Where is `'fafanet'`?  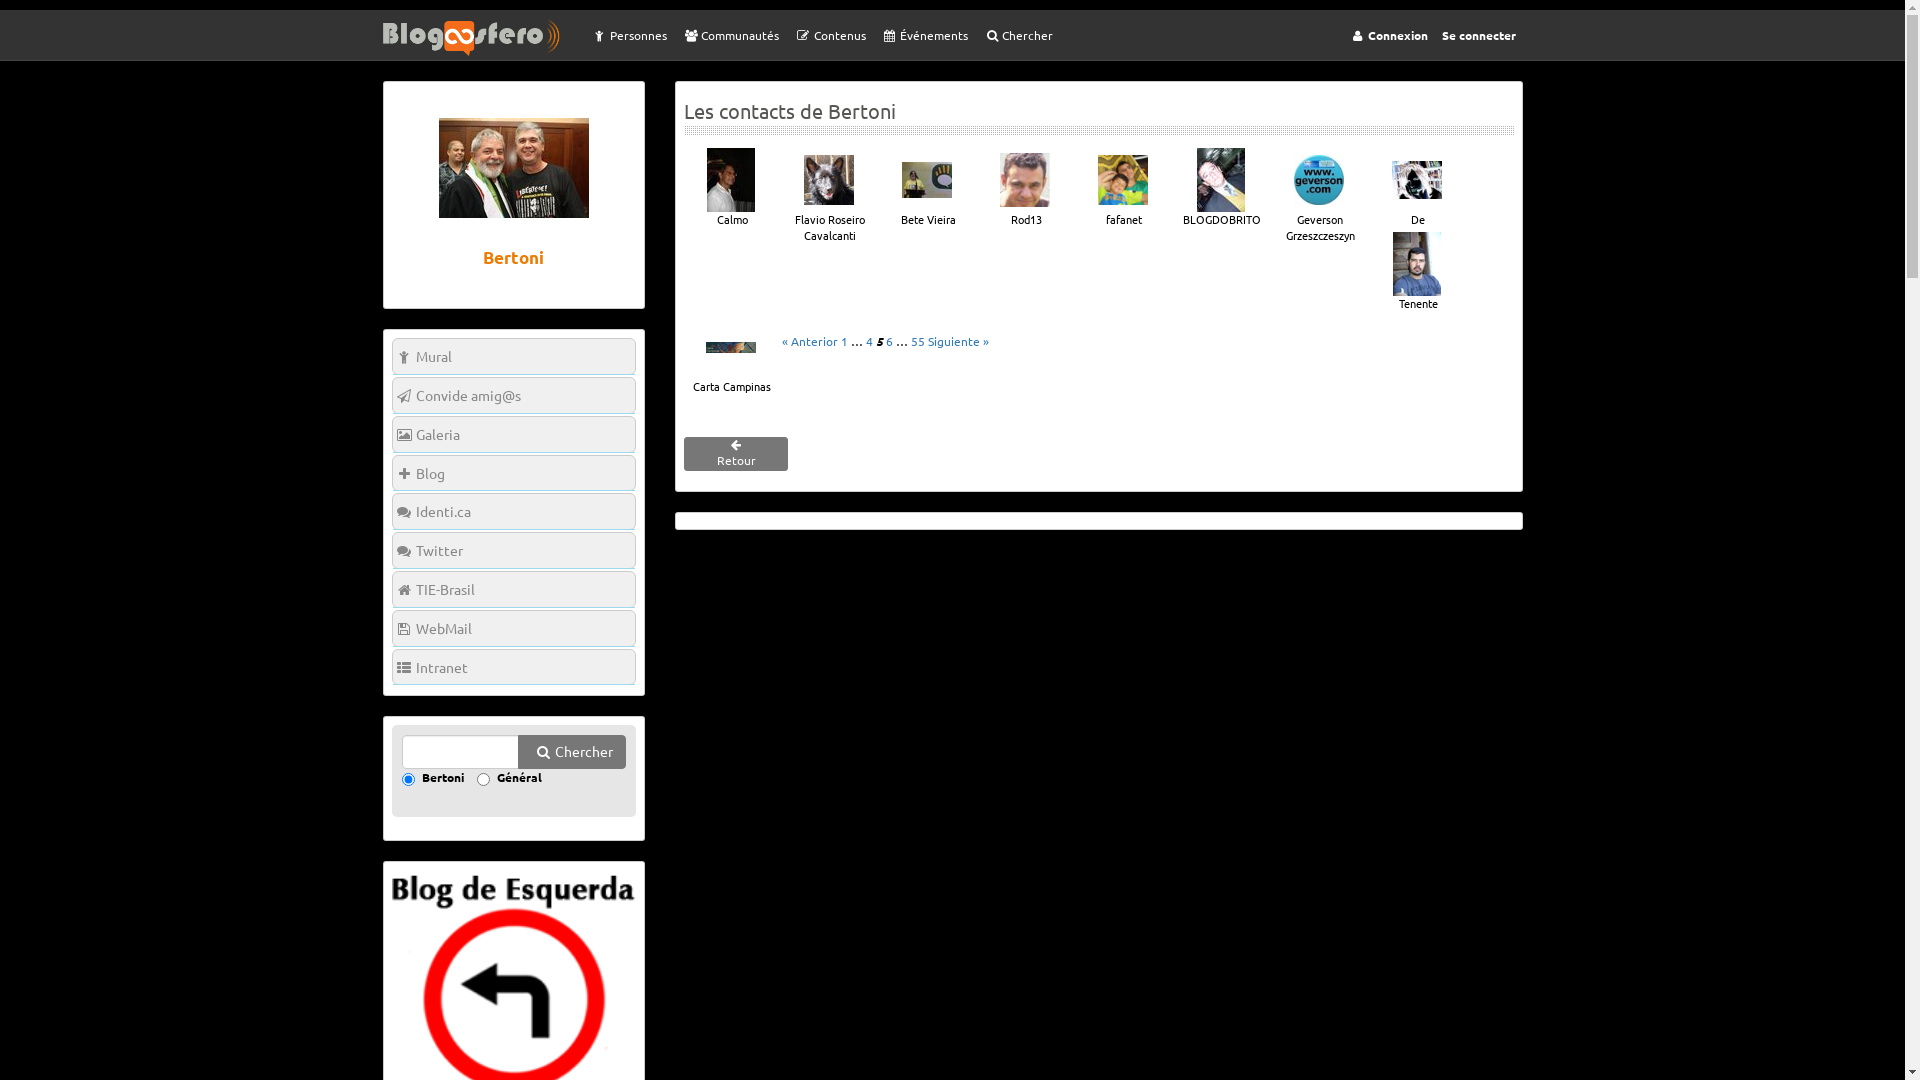
'fafanet' is located at coordinates (1123, 188).